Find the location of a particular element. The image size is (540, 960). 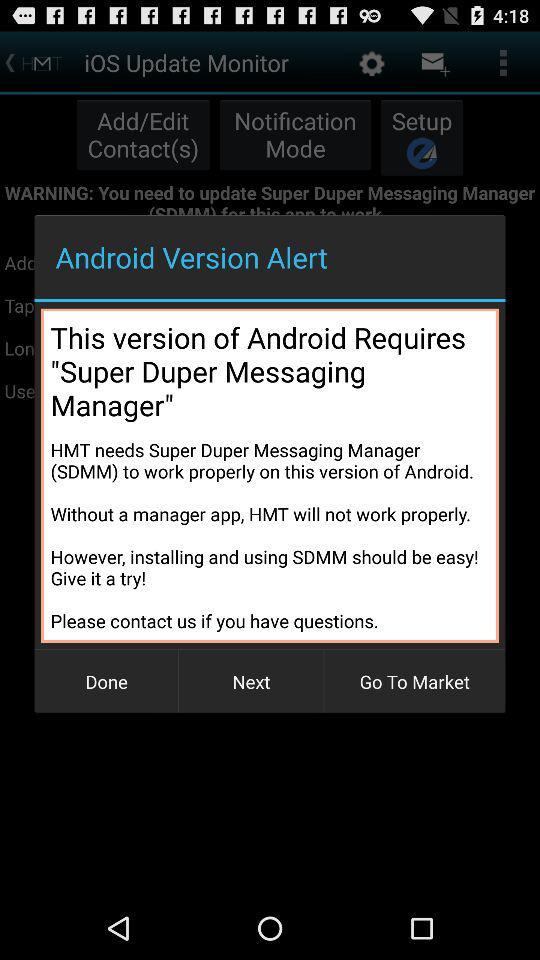

next button is located at coordinates (251, 681).